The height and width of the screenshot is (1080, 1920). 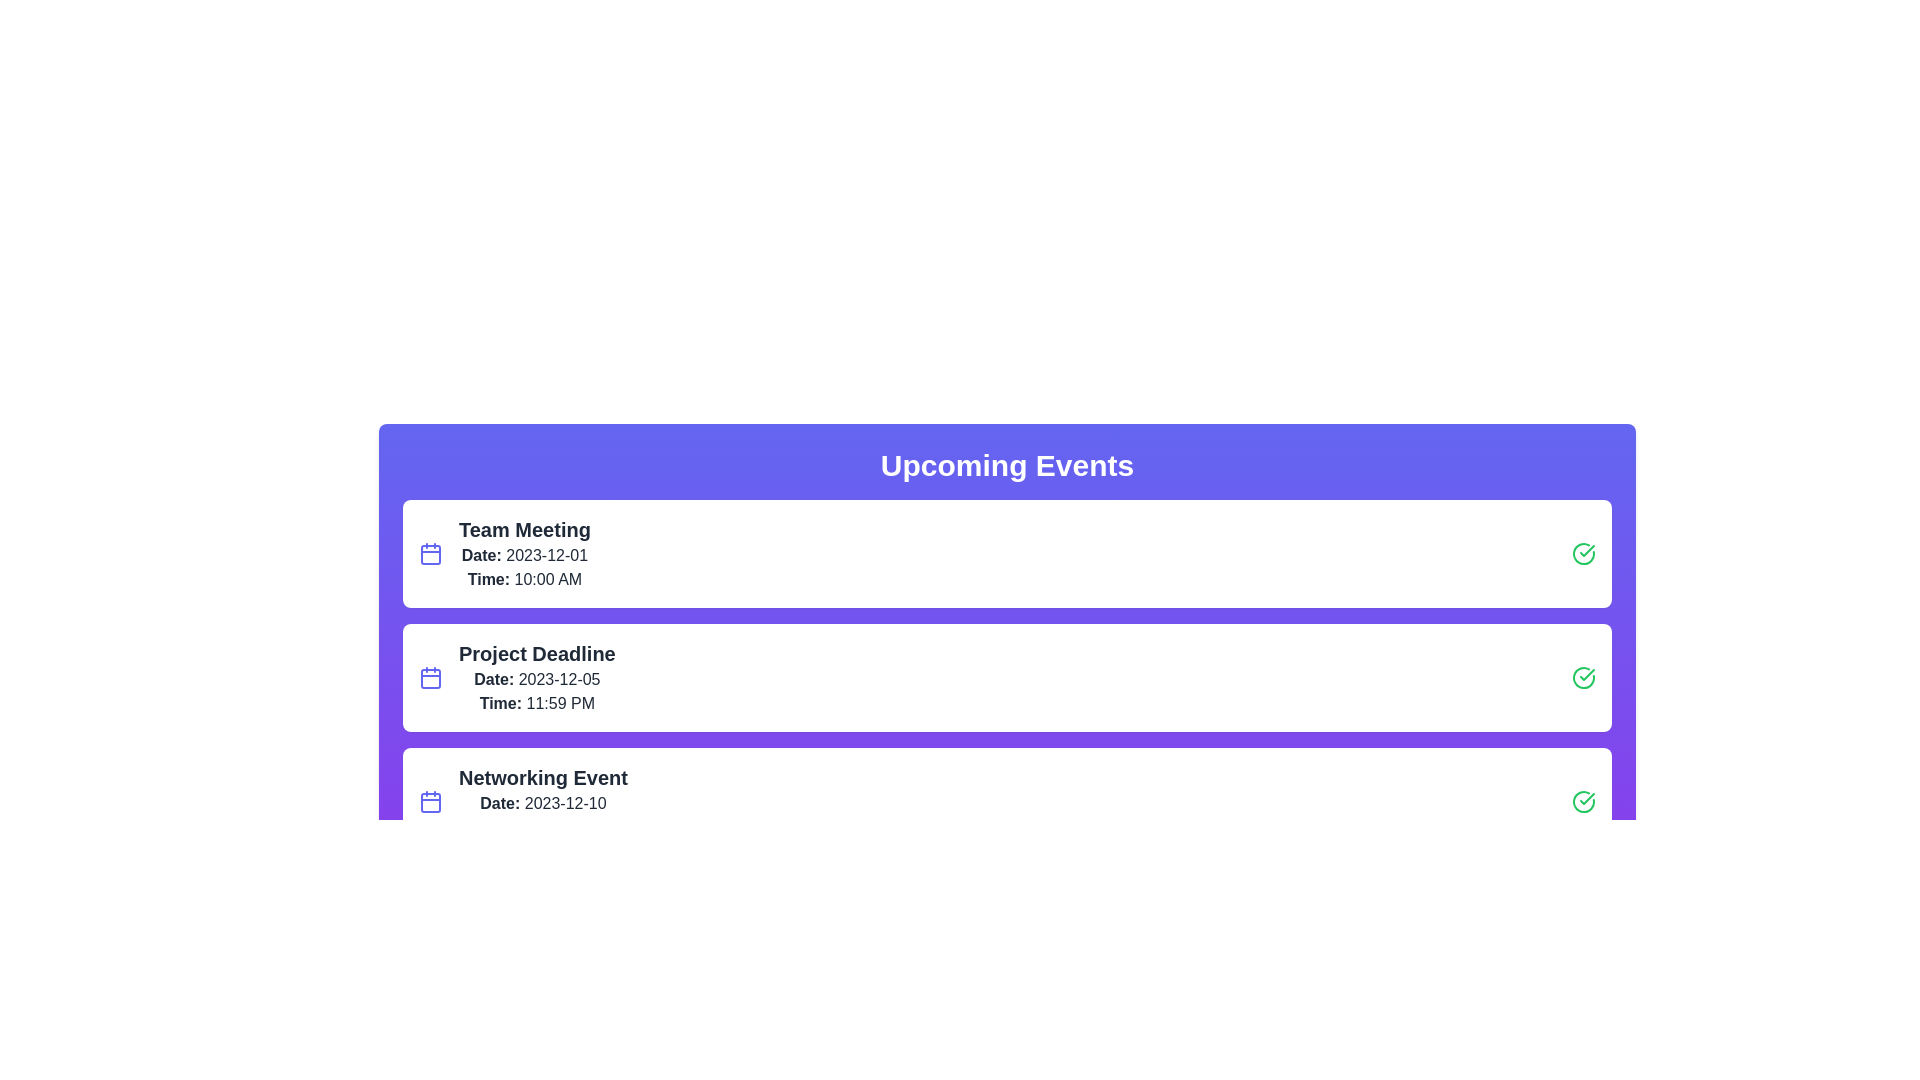 What do you see at coordinates (537, 654) in the screenshot?
I see `the bold, xl-sized text label displaying 'Project Deadline', which is centrally located at the top of the event card` at bounding box center [537, 654].